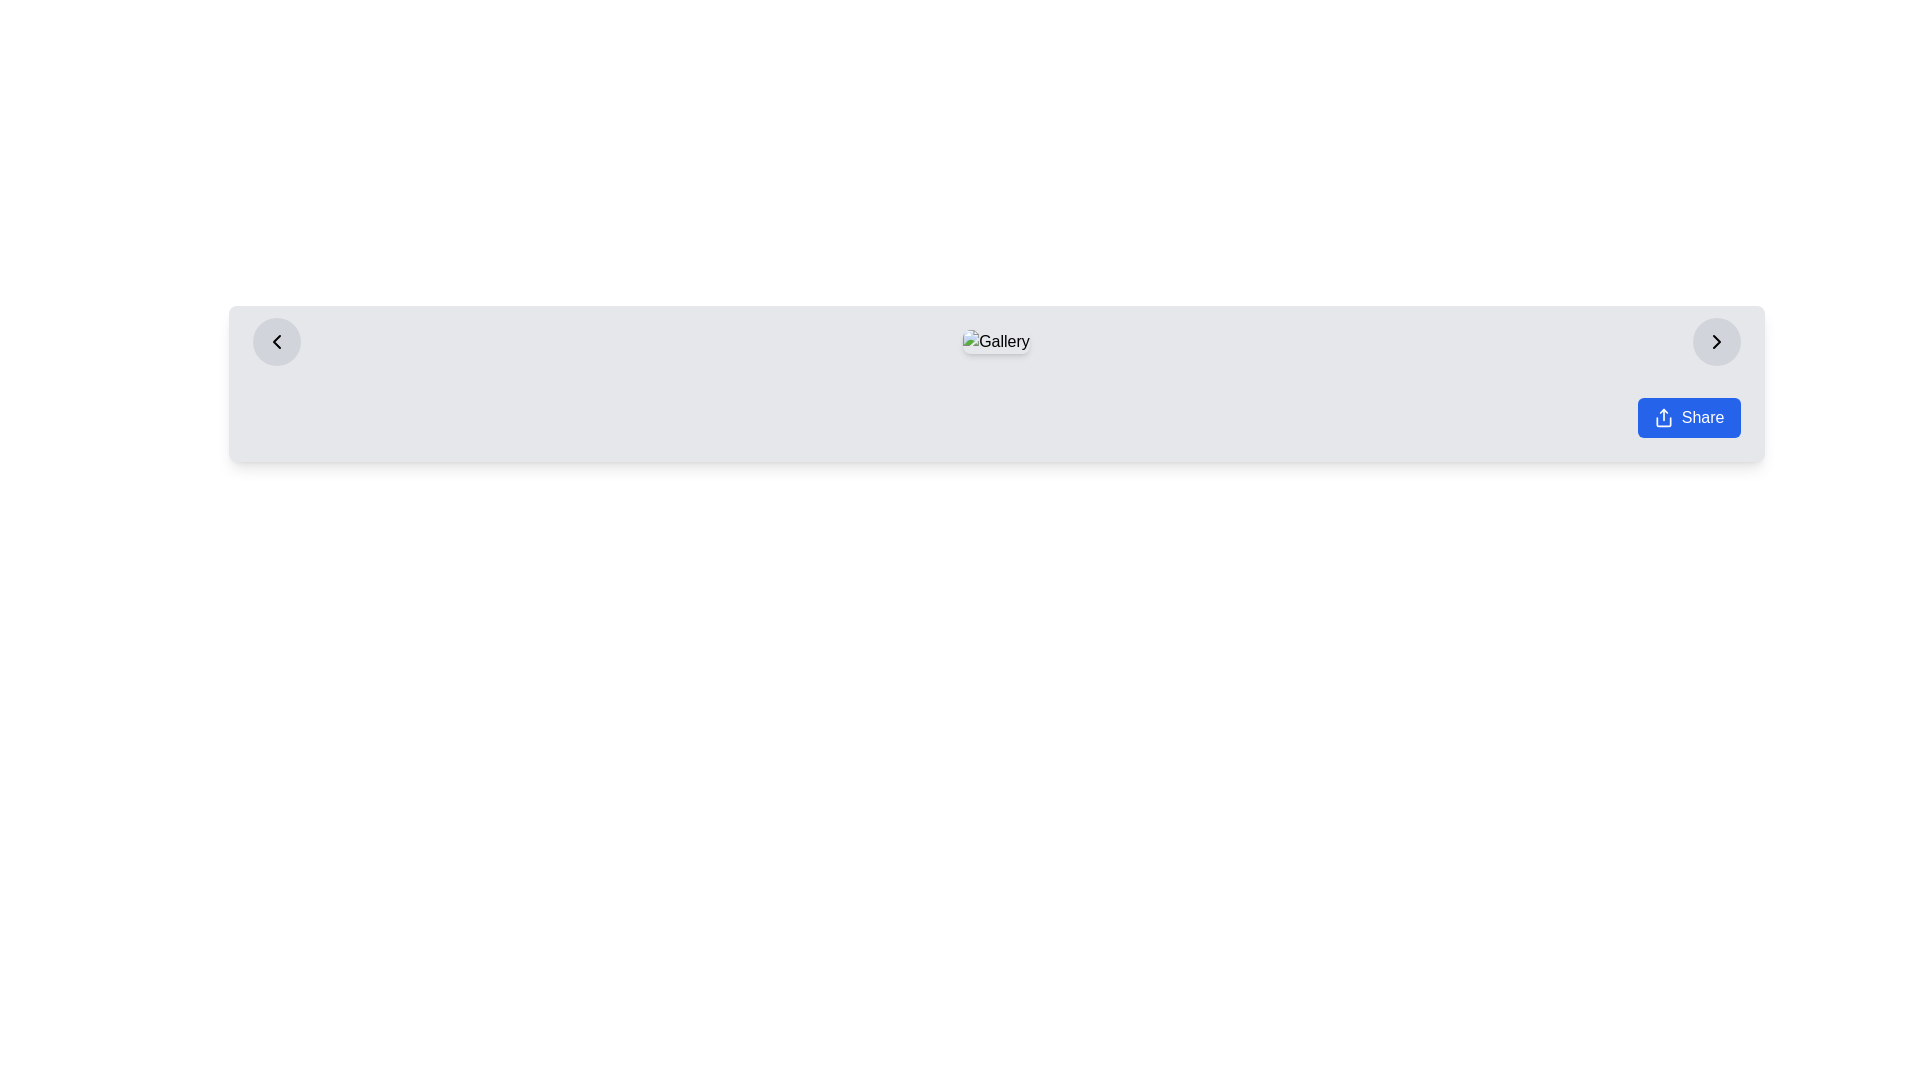 This screenshot has height=1080, width=1920. Describe the element at coordinates (976, 375) in the screenshot. I see `the first circular dot navigation indicator` at that location.